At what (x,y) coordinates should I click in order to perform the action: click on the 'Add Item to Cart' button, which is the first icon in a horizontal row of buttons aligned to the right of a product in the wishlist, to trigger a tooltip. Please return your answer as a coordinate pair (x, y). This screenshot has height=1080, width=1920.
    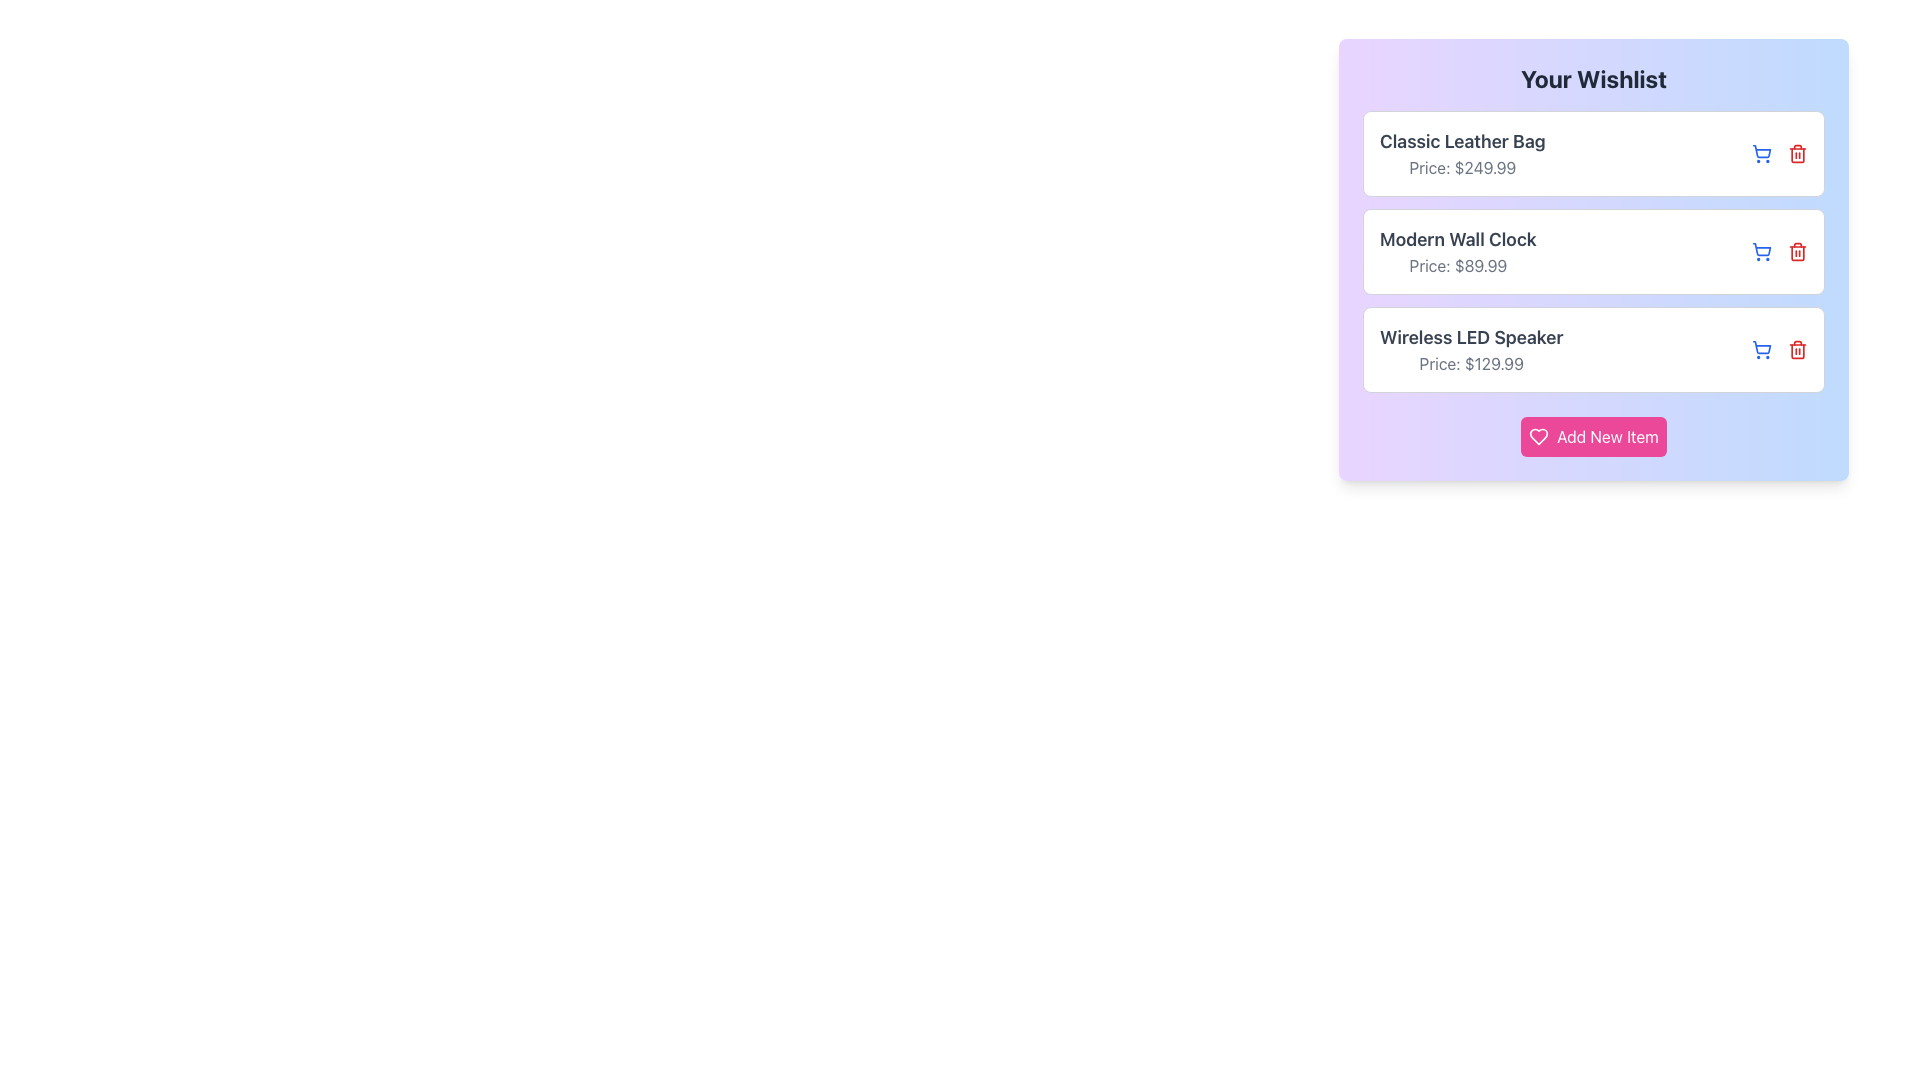
    Looking at the image, I should click on (1761, 349).